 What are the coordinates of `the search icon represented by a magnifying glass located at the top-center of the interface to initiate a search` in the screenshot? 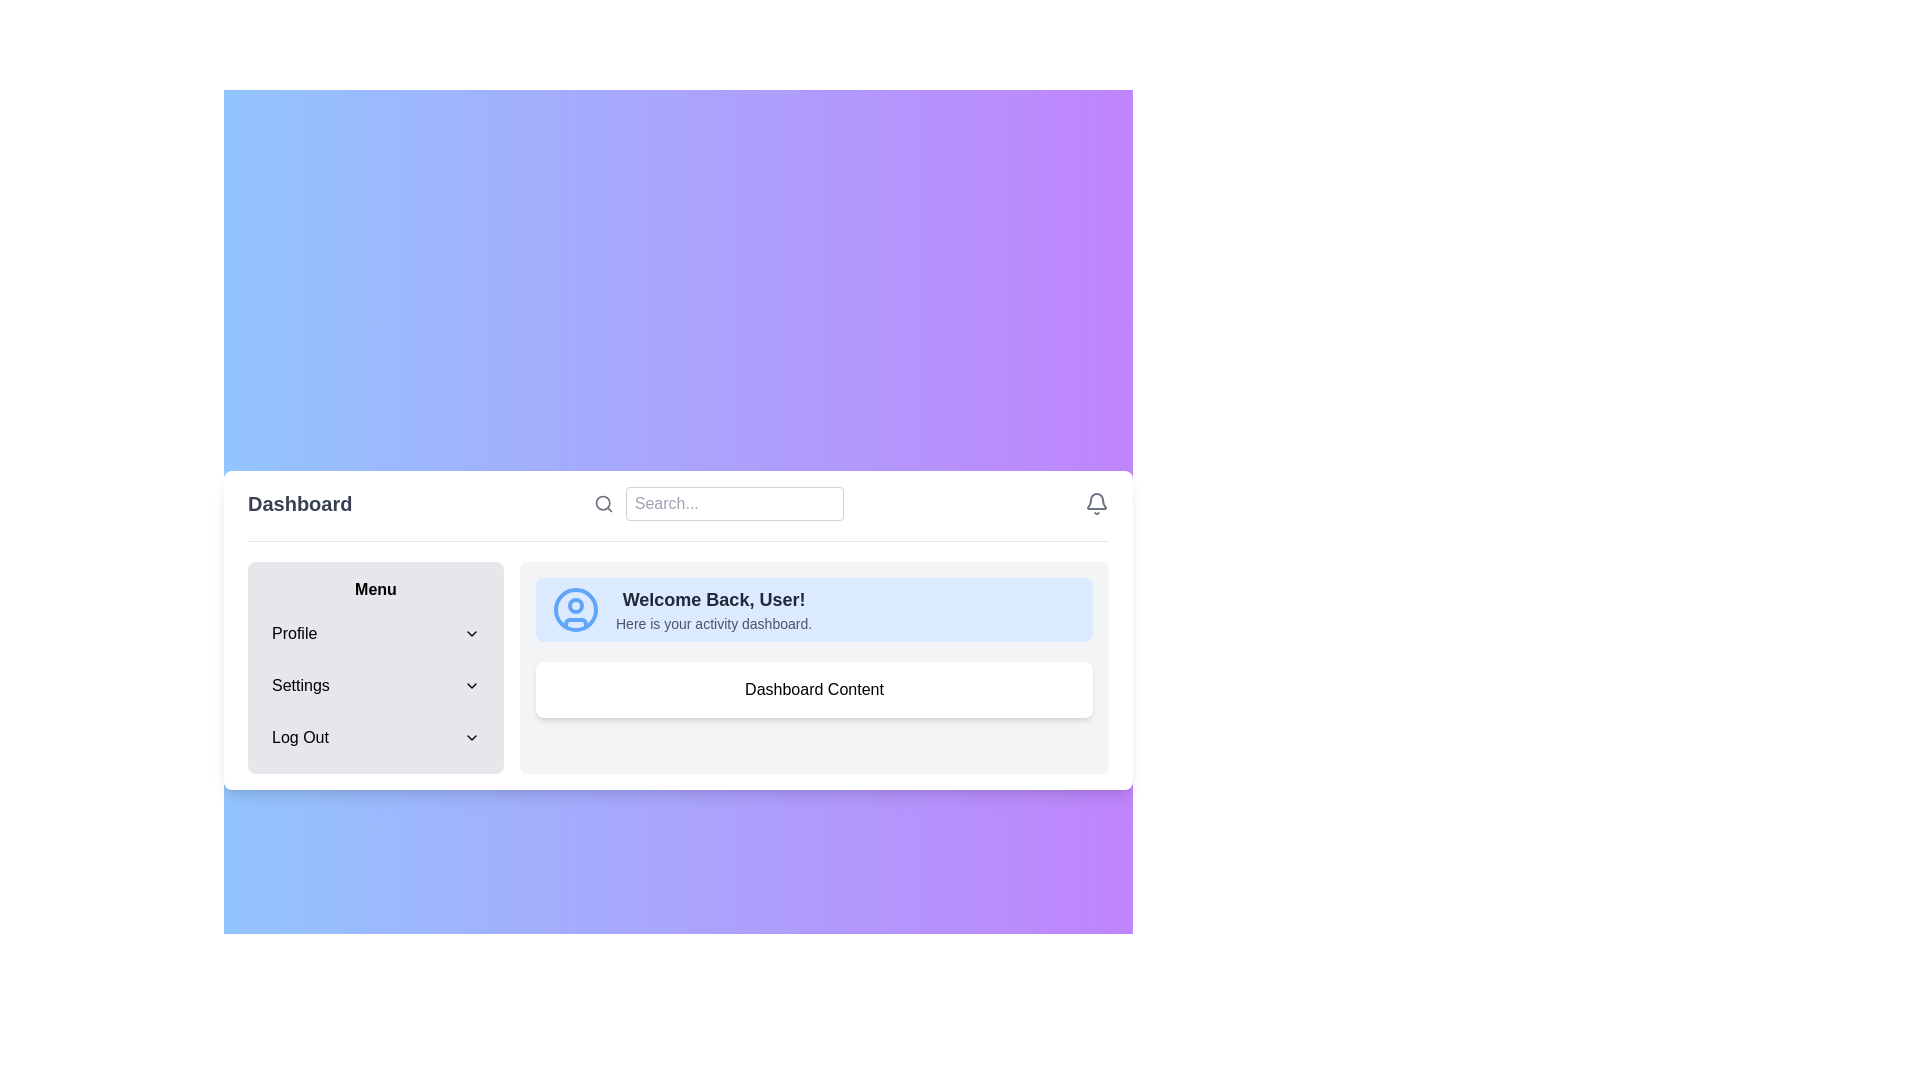 It's located at (602, 502).